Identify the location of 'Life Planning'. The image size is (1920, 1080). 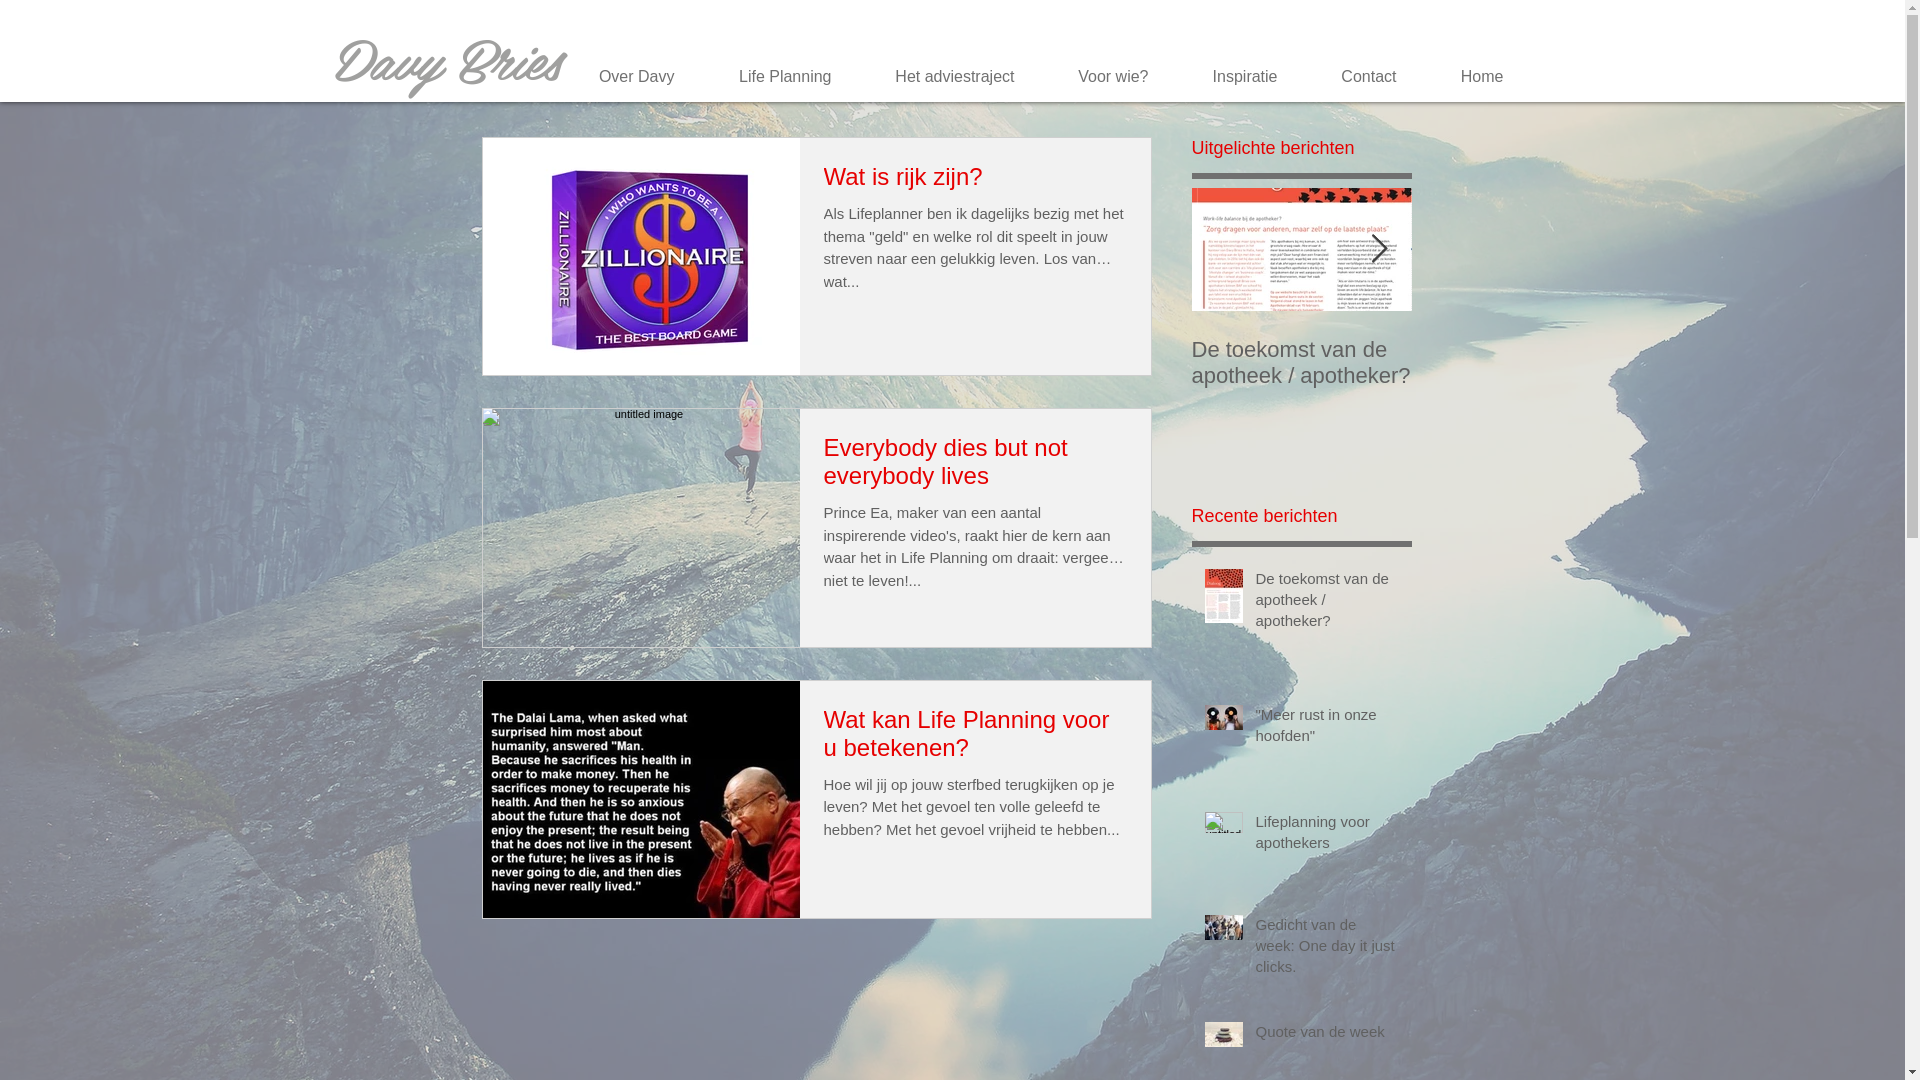
(694, 76).